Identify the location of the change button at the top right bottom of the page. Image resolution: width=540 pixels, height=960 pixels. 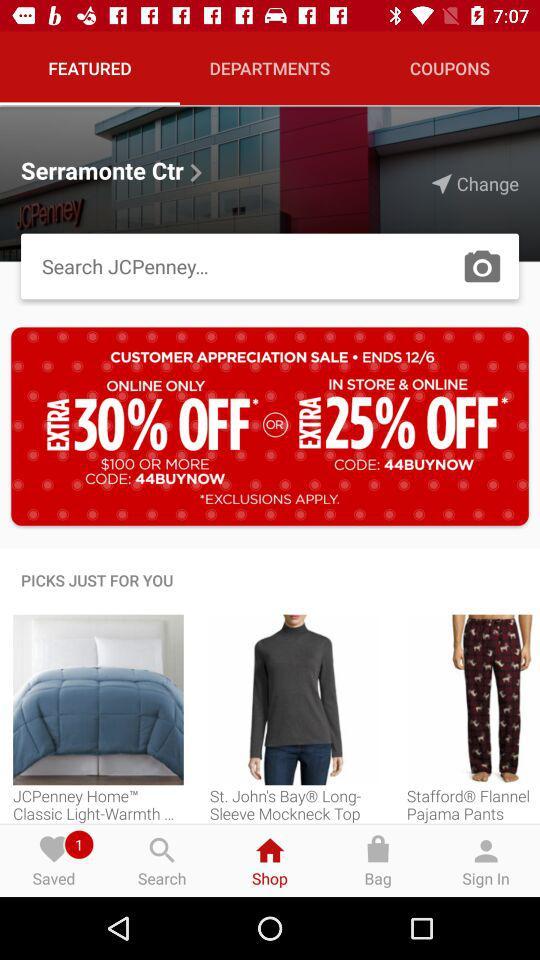
(474, 184).